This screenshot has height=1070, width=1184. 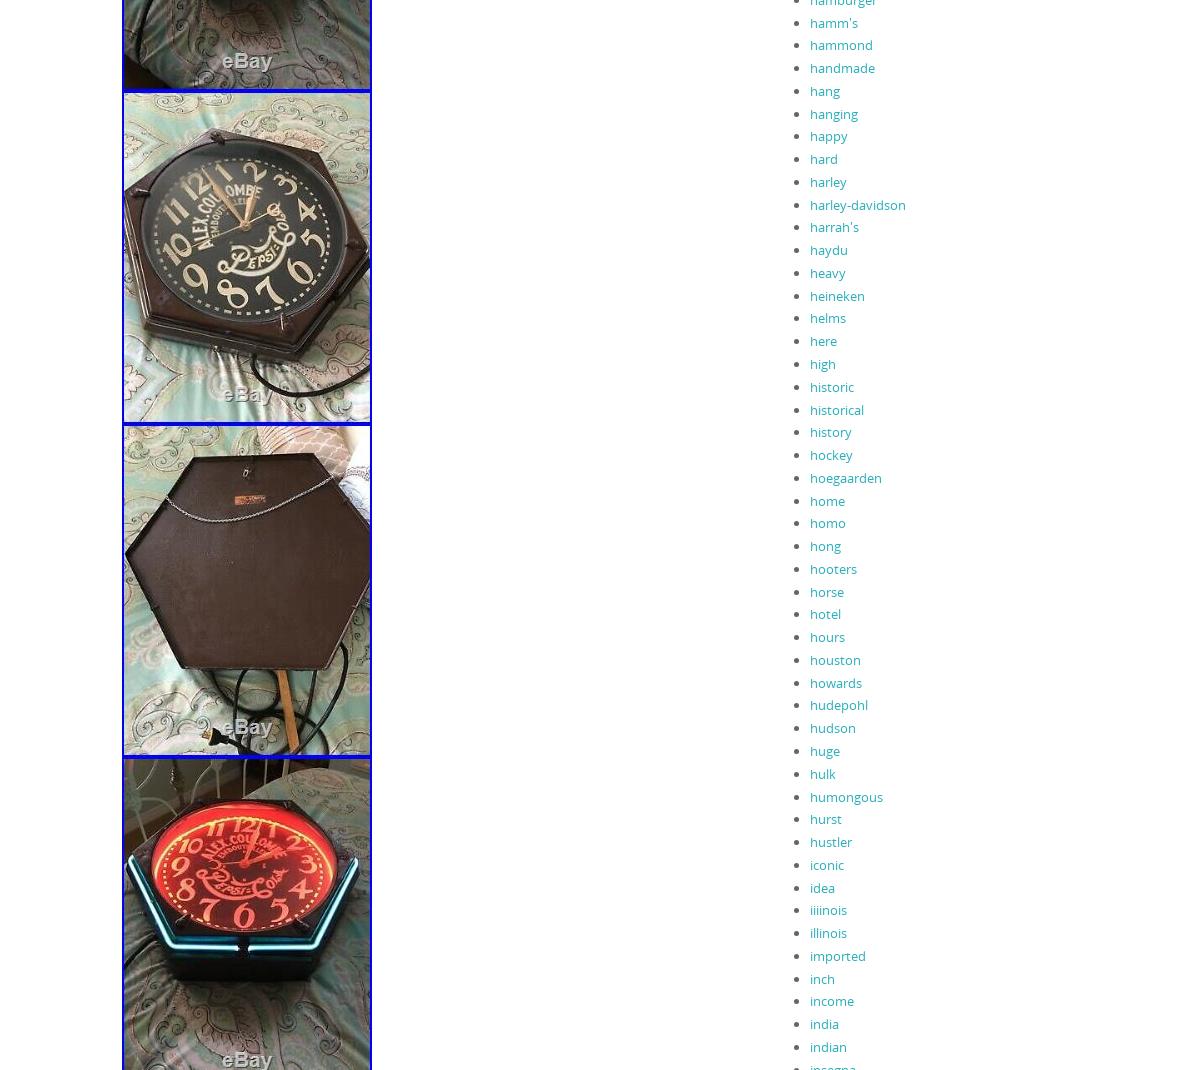 I want to click on 'hustler', so click(x=829, y=841).